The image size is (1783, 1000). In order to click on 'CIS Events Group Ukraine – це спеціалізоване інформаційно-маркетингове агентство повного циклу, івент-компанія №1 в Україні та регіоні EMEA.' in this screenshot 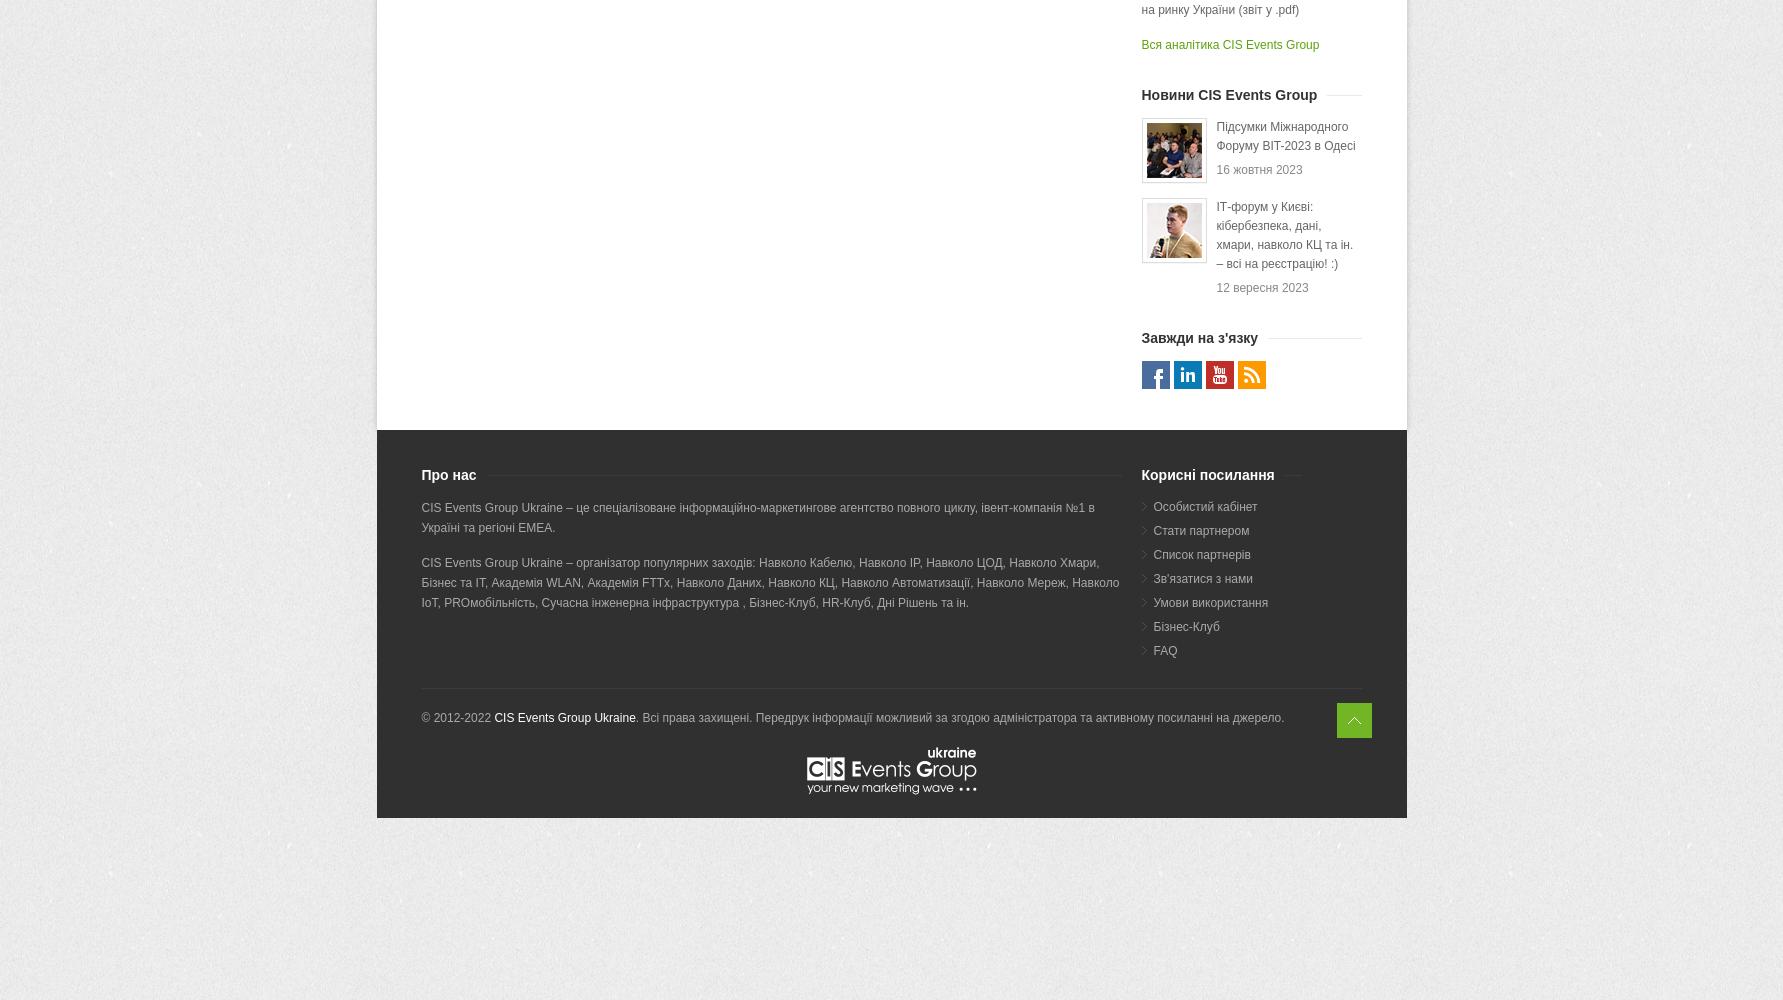, I will do `click(420, 518)`.